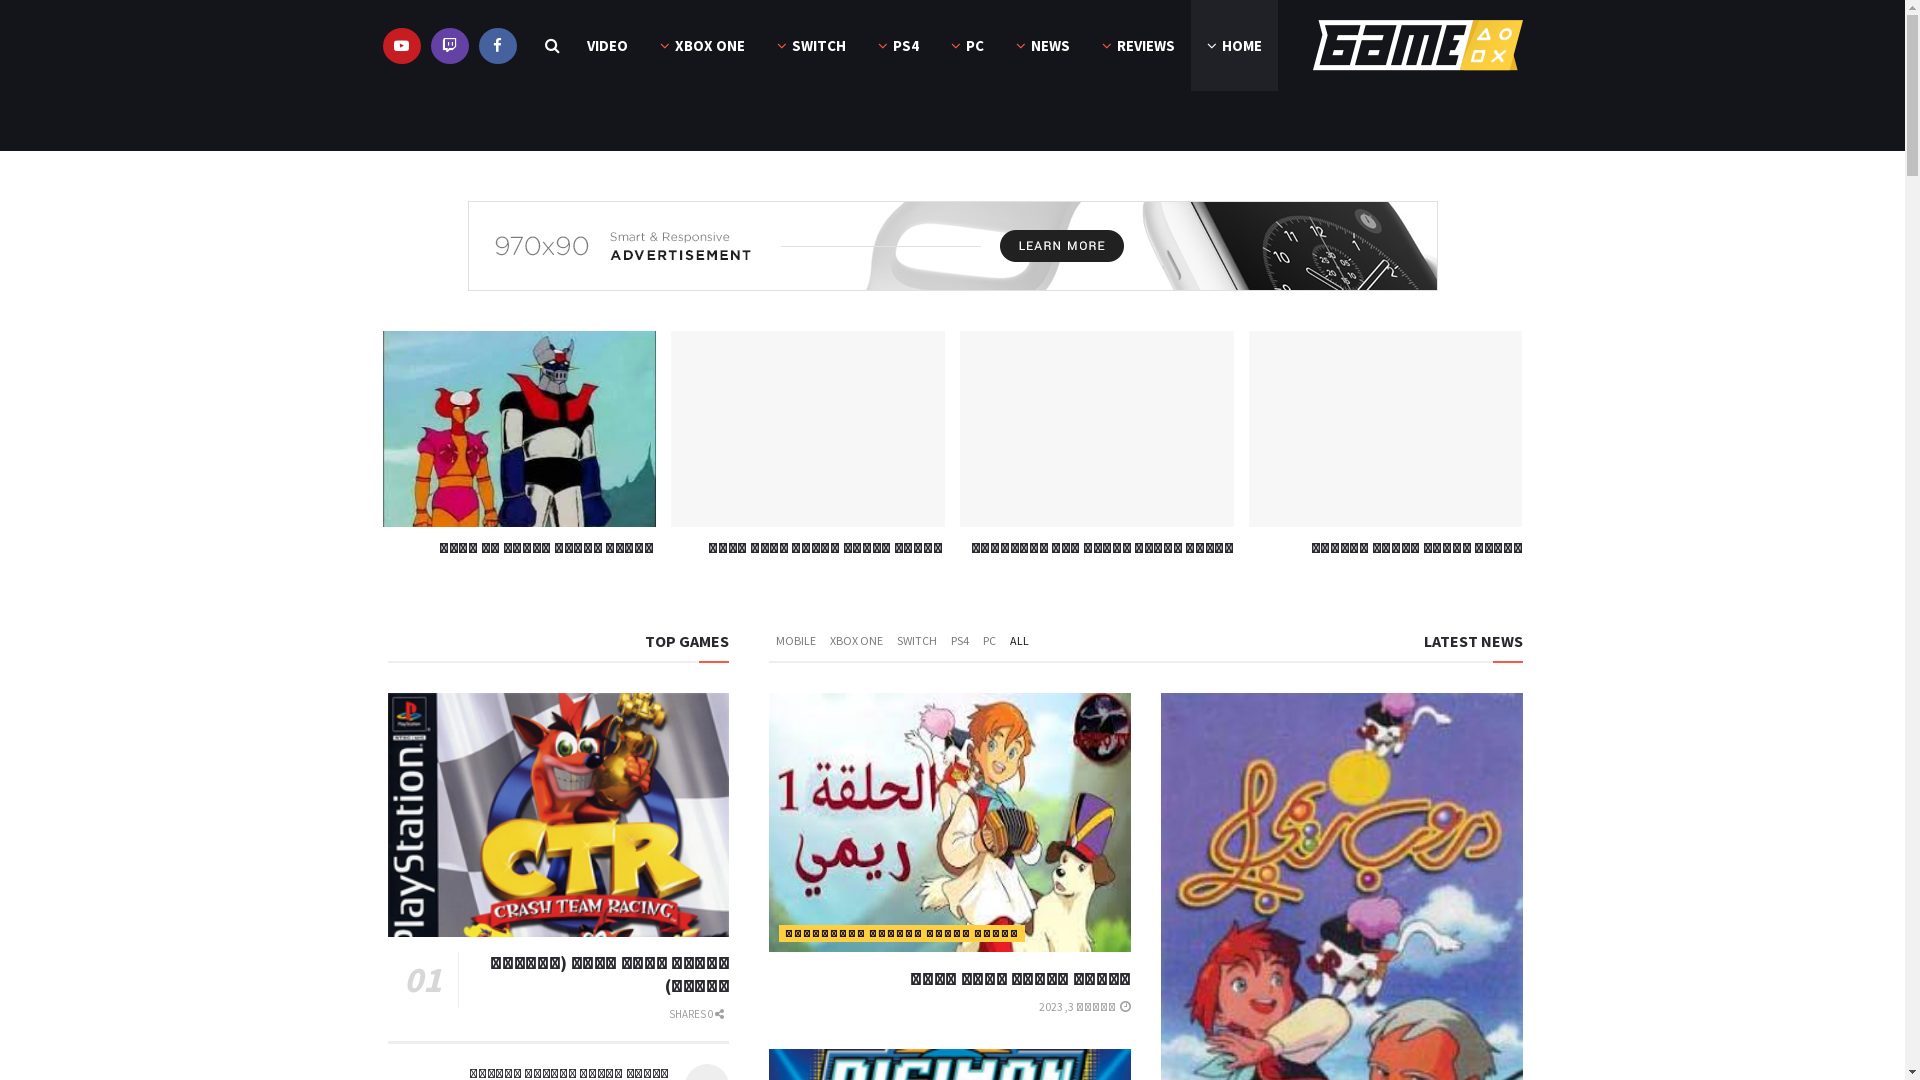  What do you see at coordinates (605, 45) in the screenshot?
I see `'VIDEO'` at bounding box center [605, 45].